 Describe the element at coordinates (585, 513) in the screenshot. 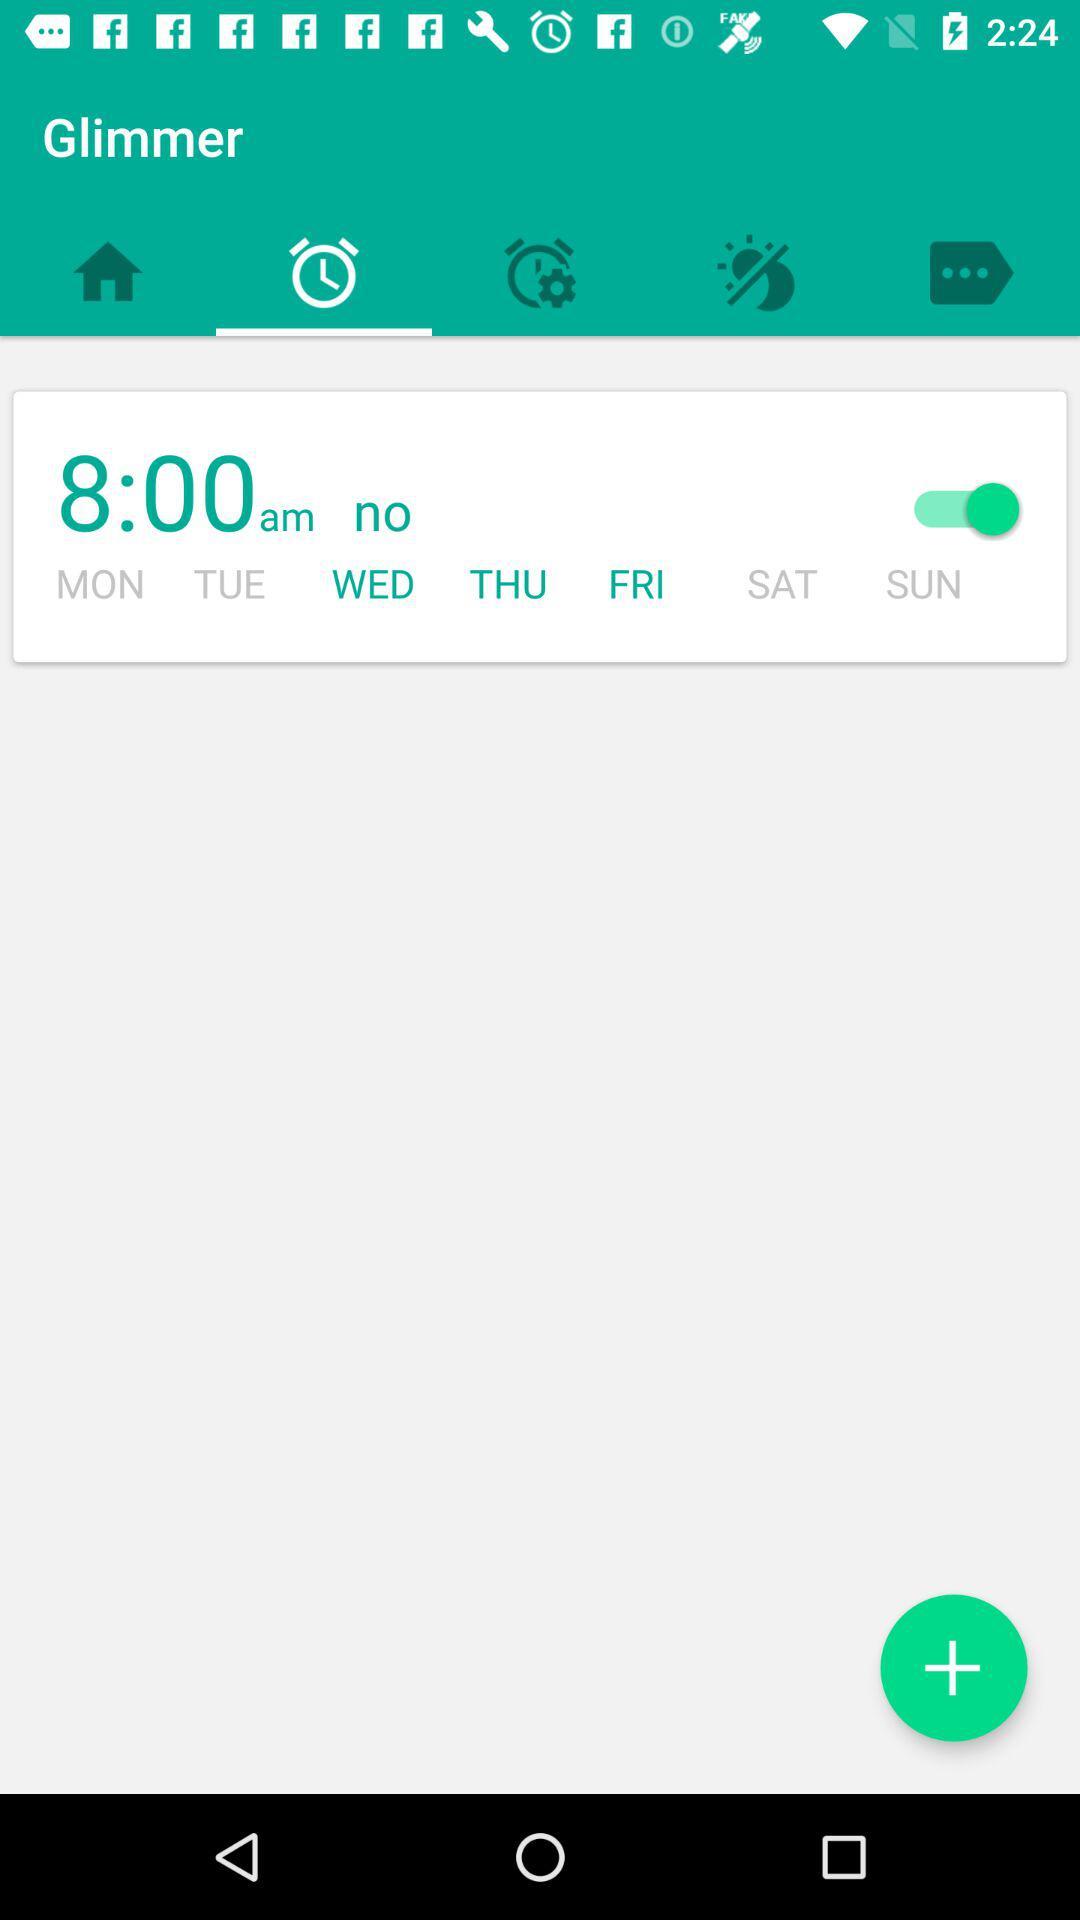

I see `the icon to the right of the am icon` at that location.